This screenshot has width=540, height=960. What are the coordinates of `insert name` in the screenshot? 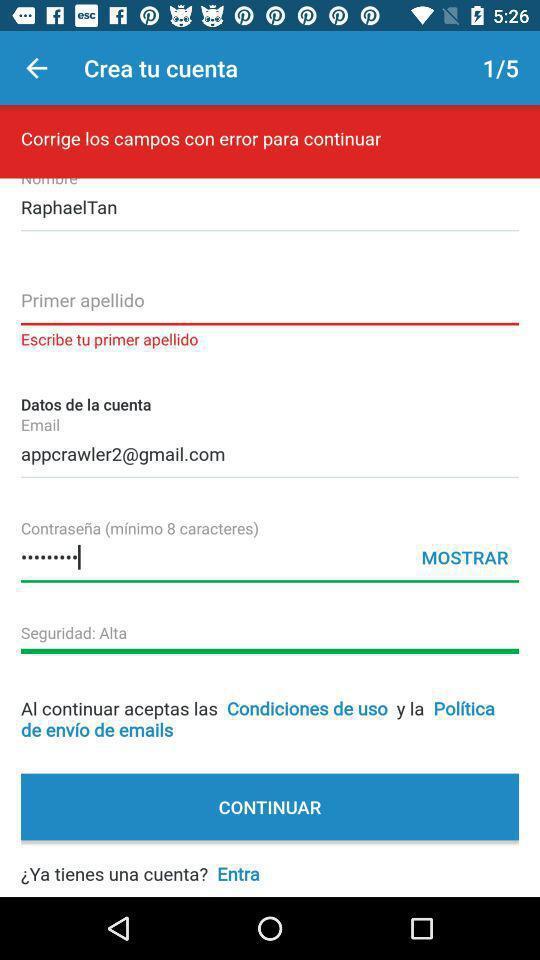 It's located at (270, 306).